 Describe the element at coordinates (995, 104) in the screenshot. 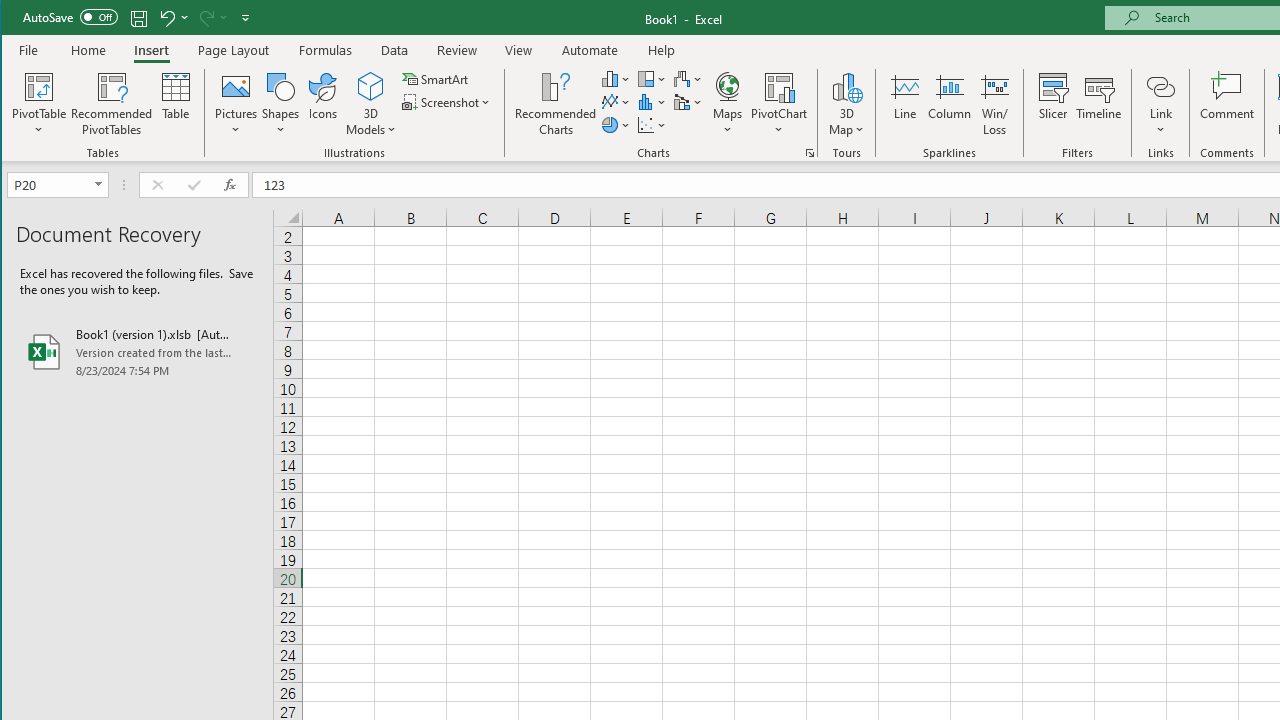

I see `'Win/Loss'` at that location.